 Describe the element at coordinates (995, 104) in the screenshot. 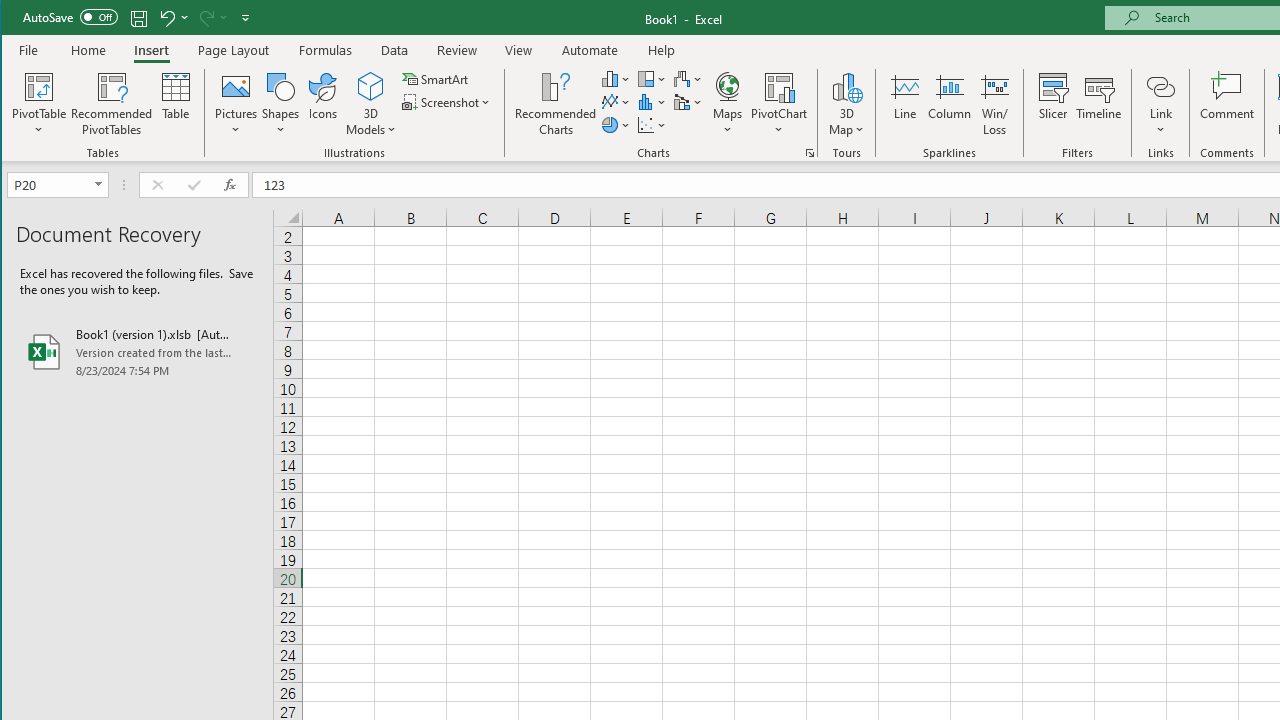

I see `'Win/Loss'` at that location.